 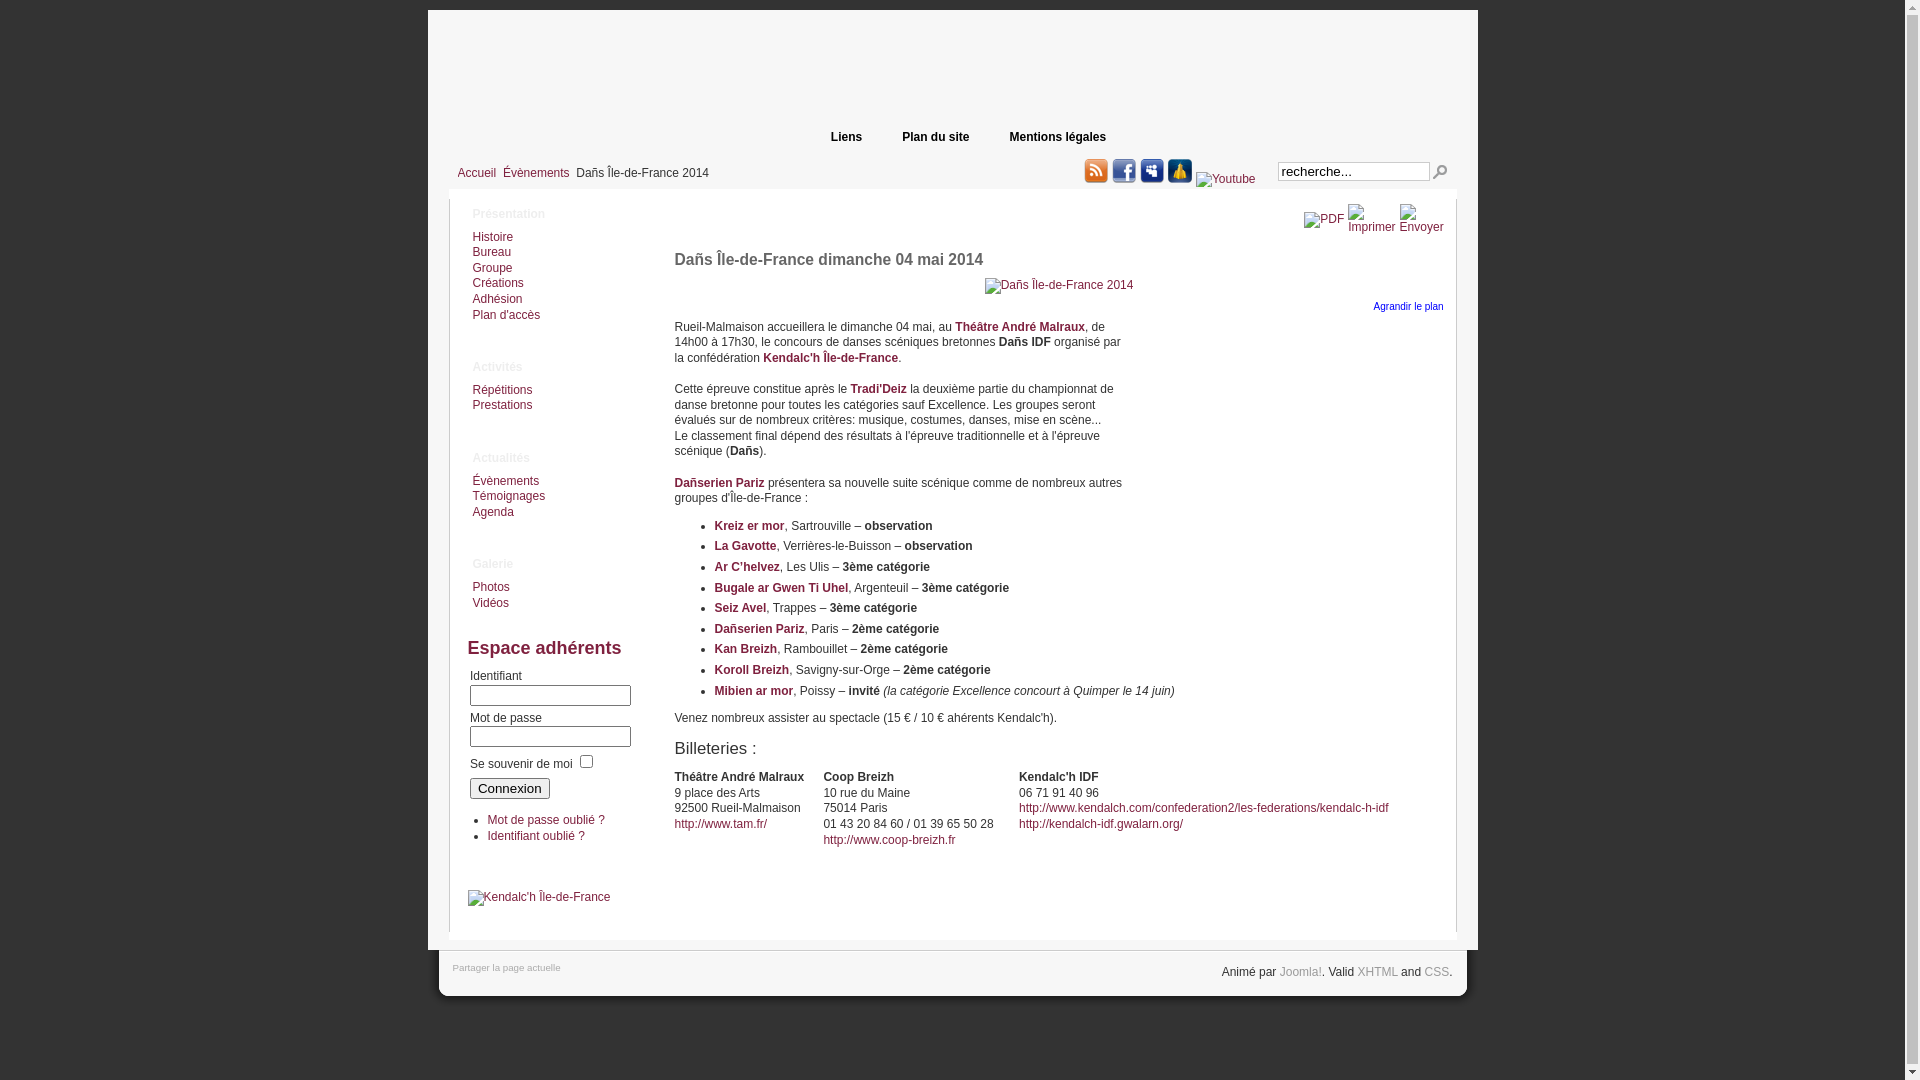 What do you see at coordinates (934, 136) in the screenshot?
I see `'Plan du site'` at bounding box center [934, 136].